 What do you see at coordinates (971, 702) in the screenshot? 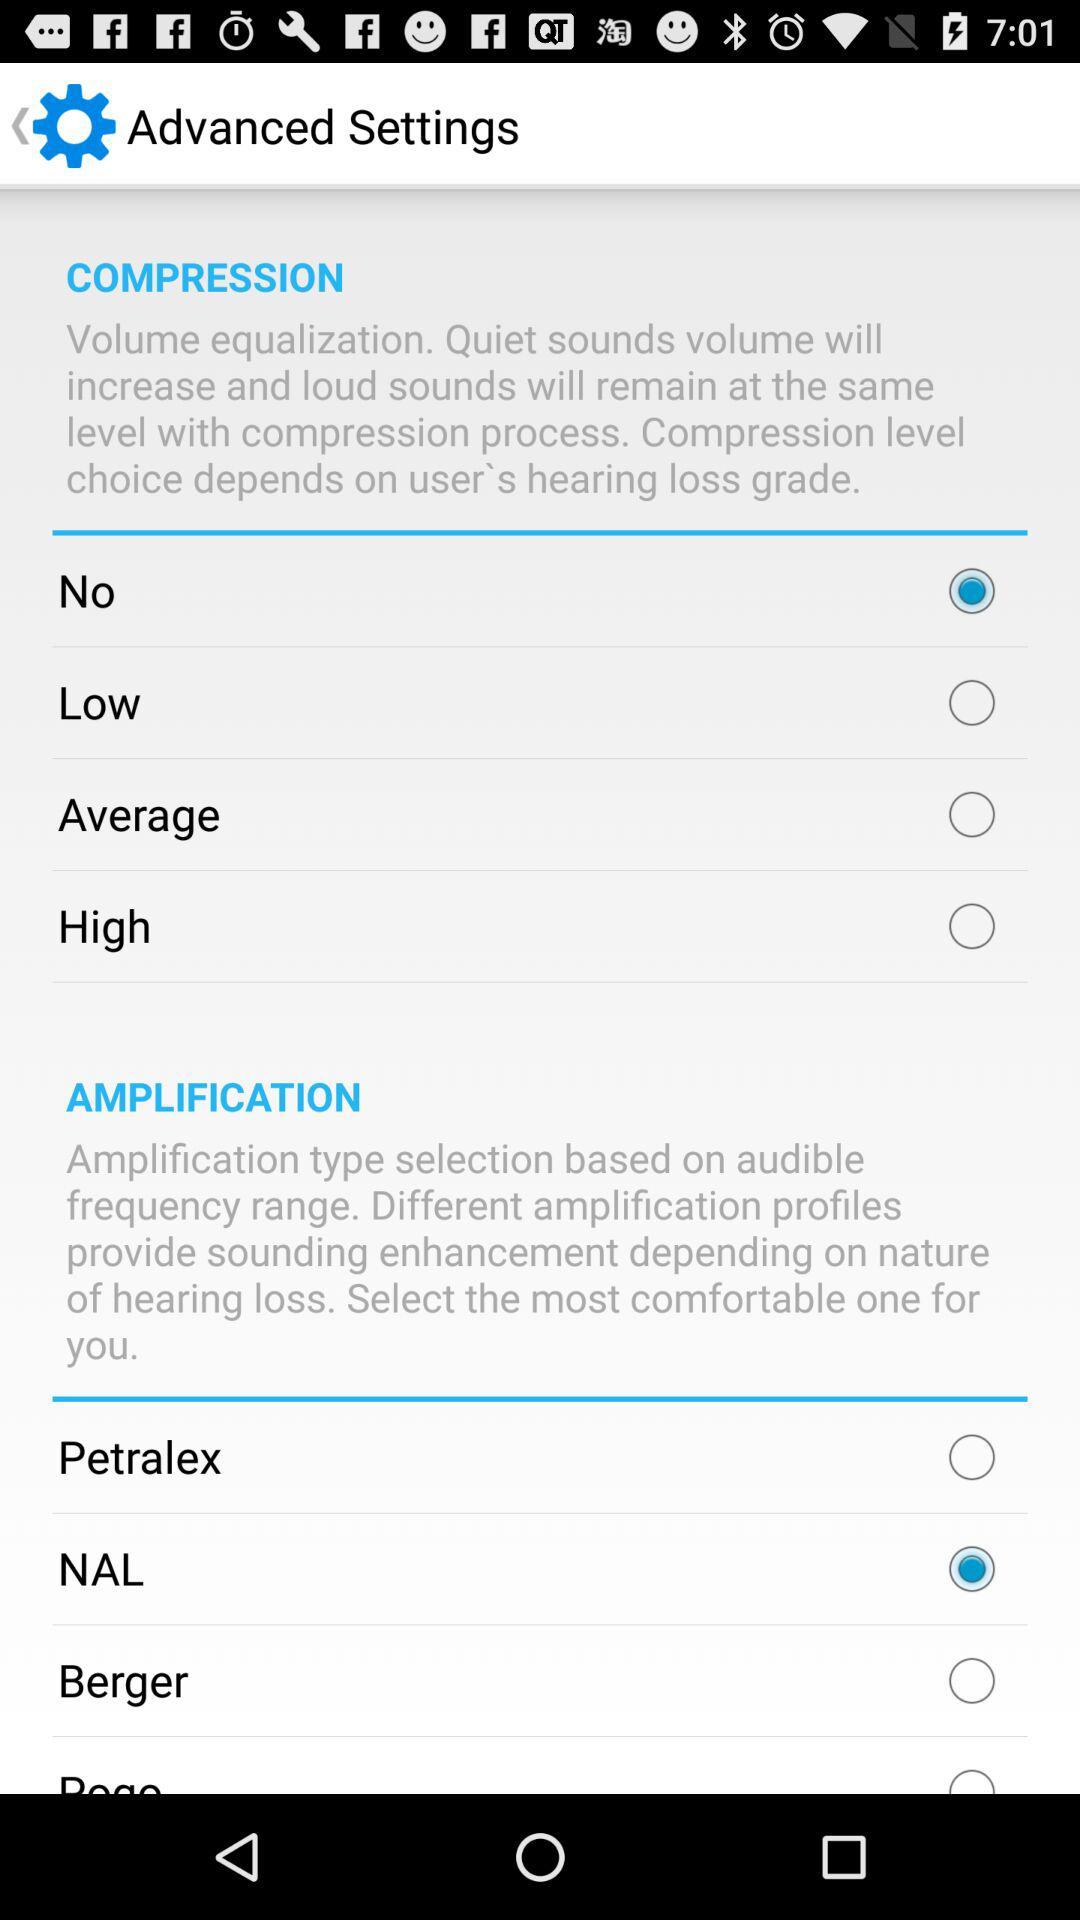
I see `set volume equalization to low` at bounding box center [971, 702].